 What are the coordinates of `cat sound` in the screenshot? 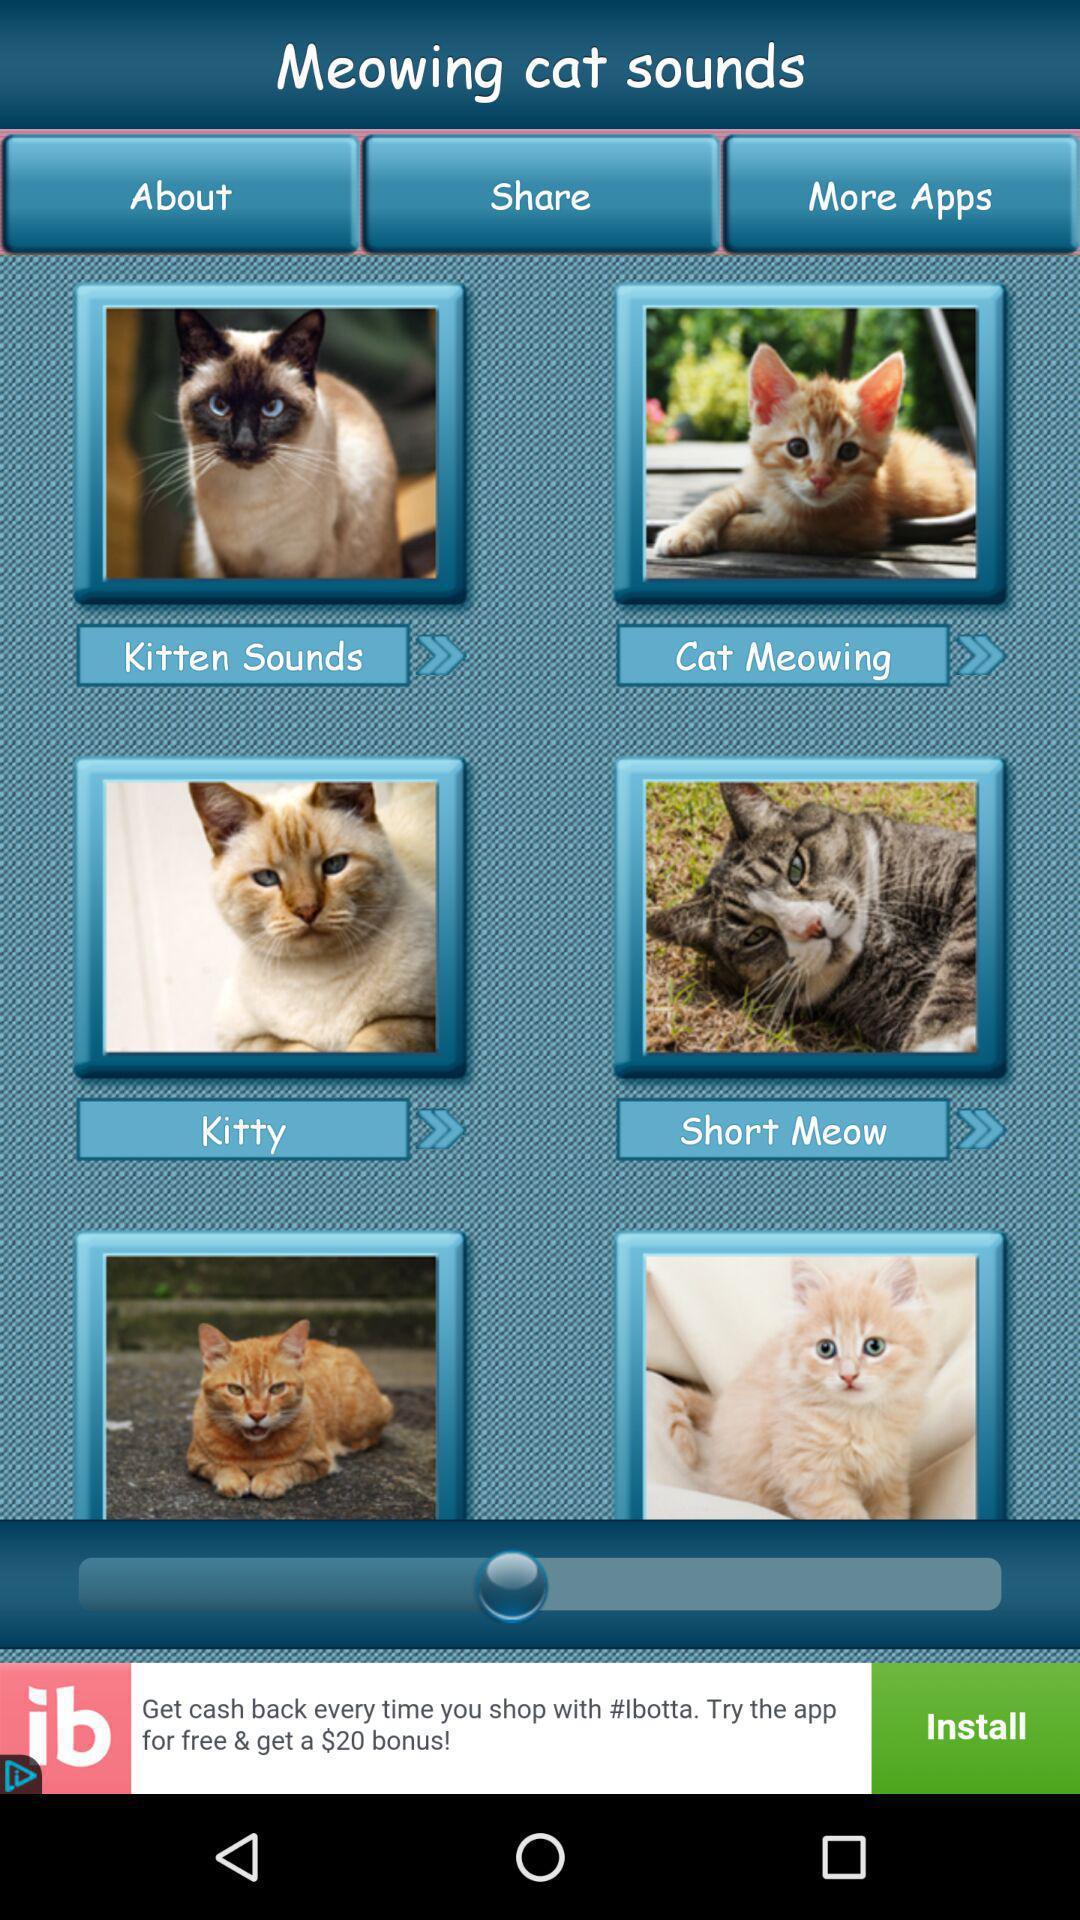 It's located at (270, 917).